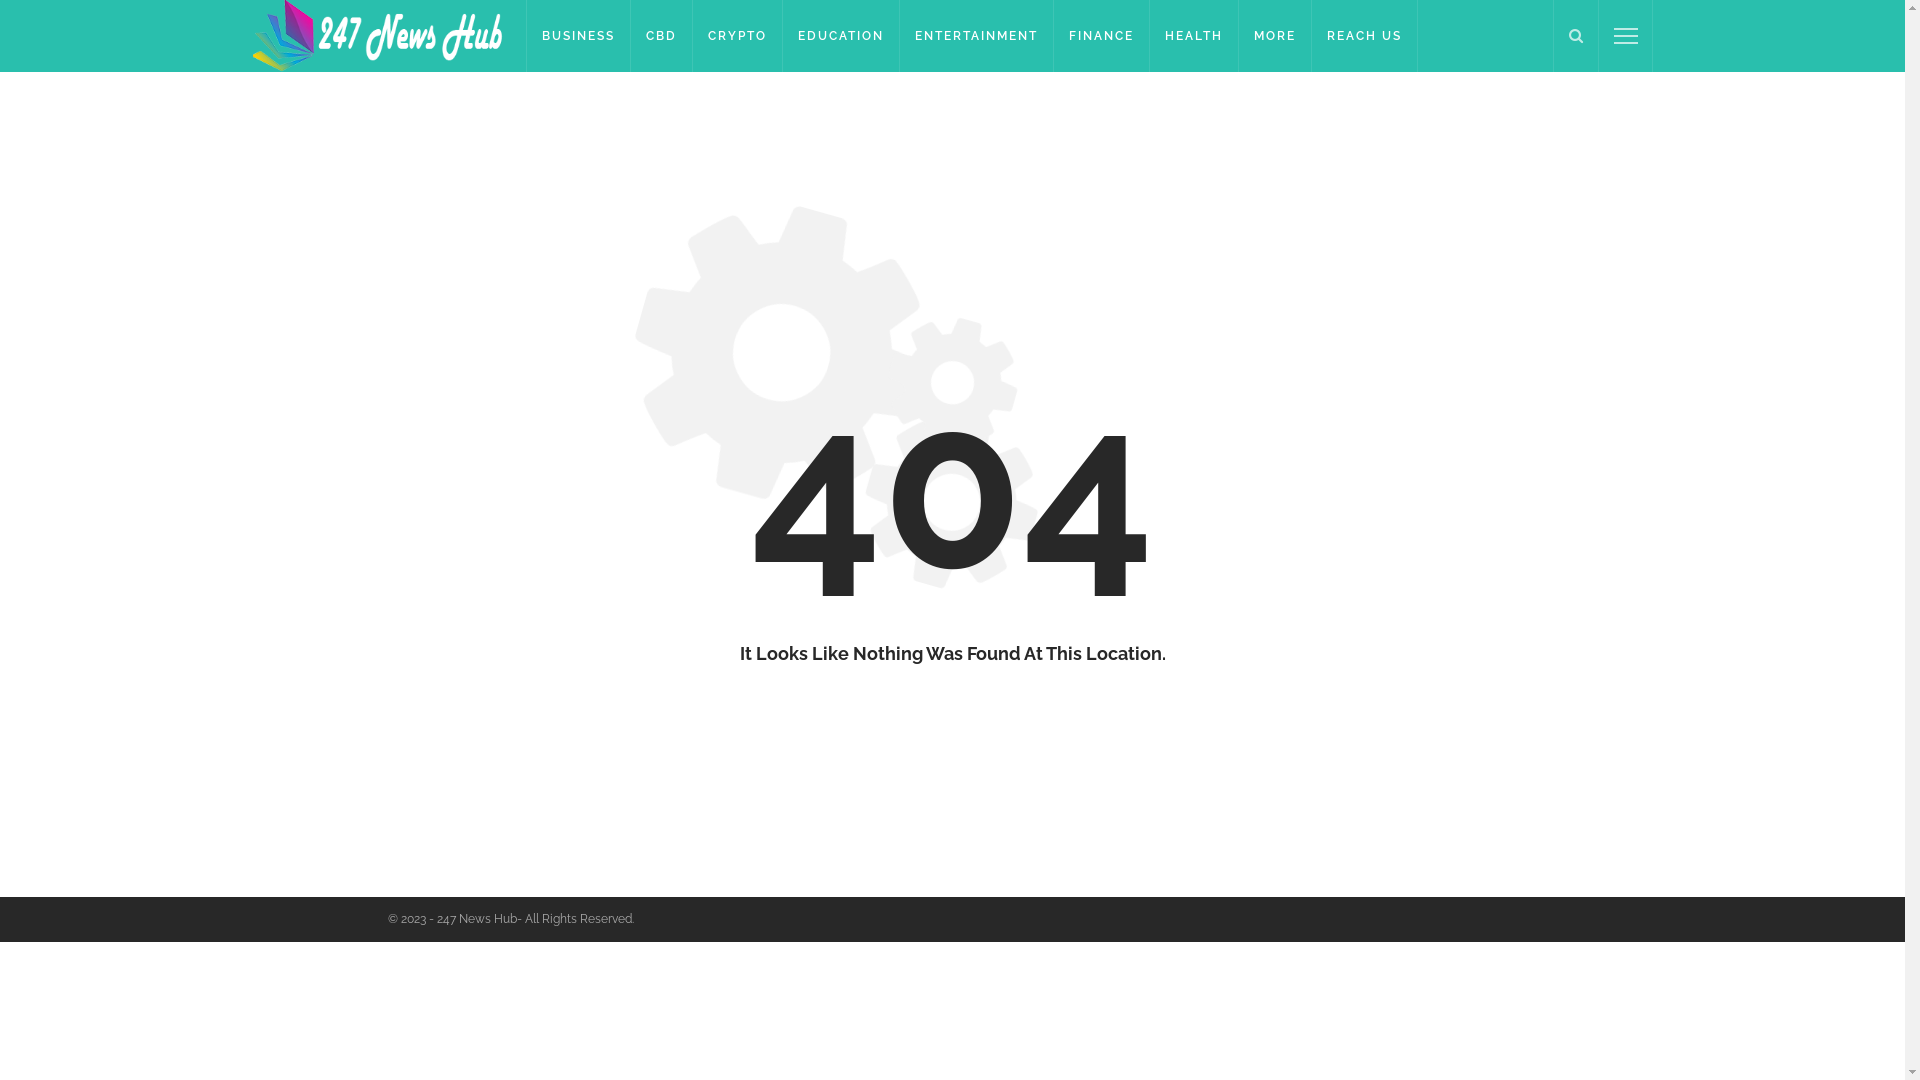  Describe the element at coordinates (977, 35) in the screenshot. I see `'ENTERTAINMENT'` at that location.